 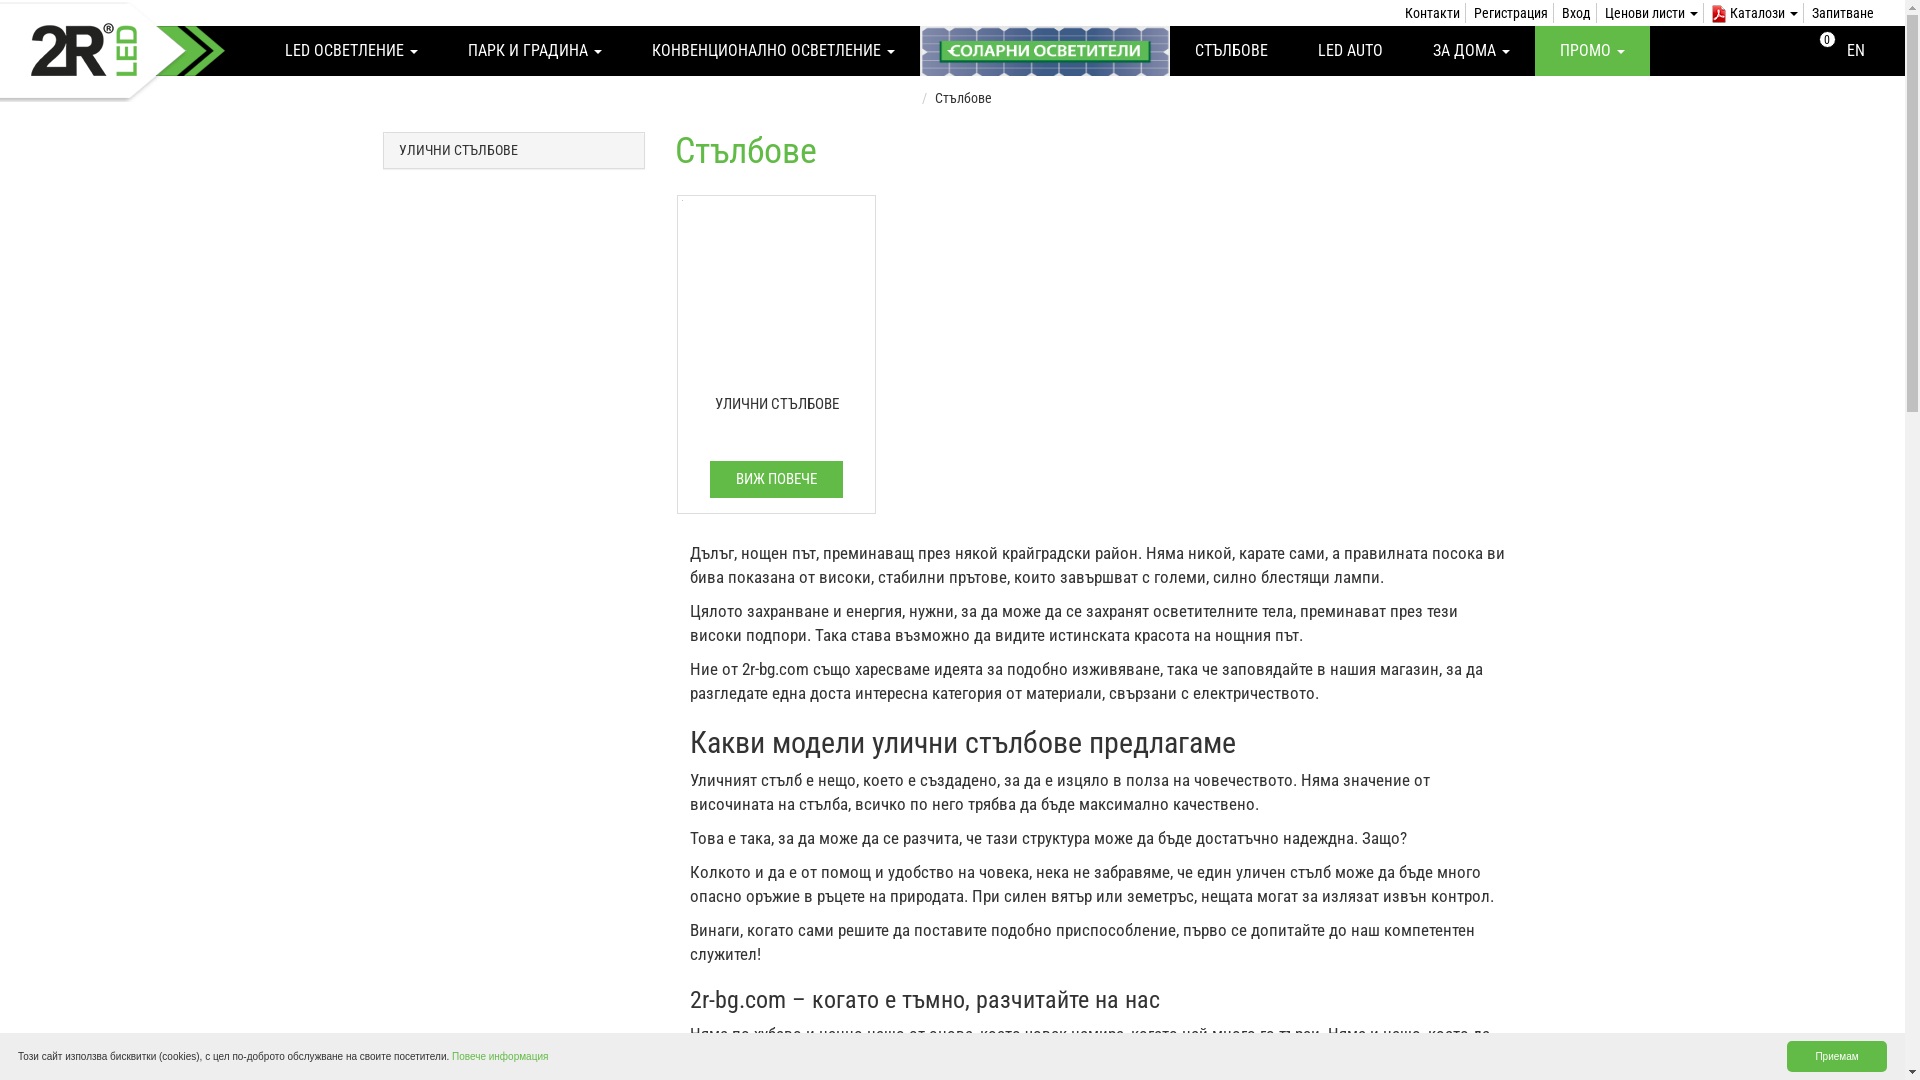 I want to click on 'LED AUTO', so click(x=1350, y=49).